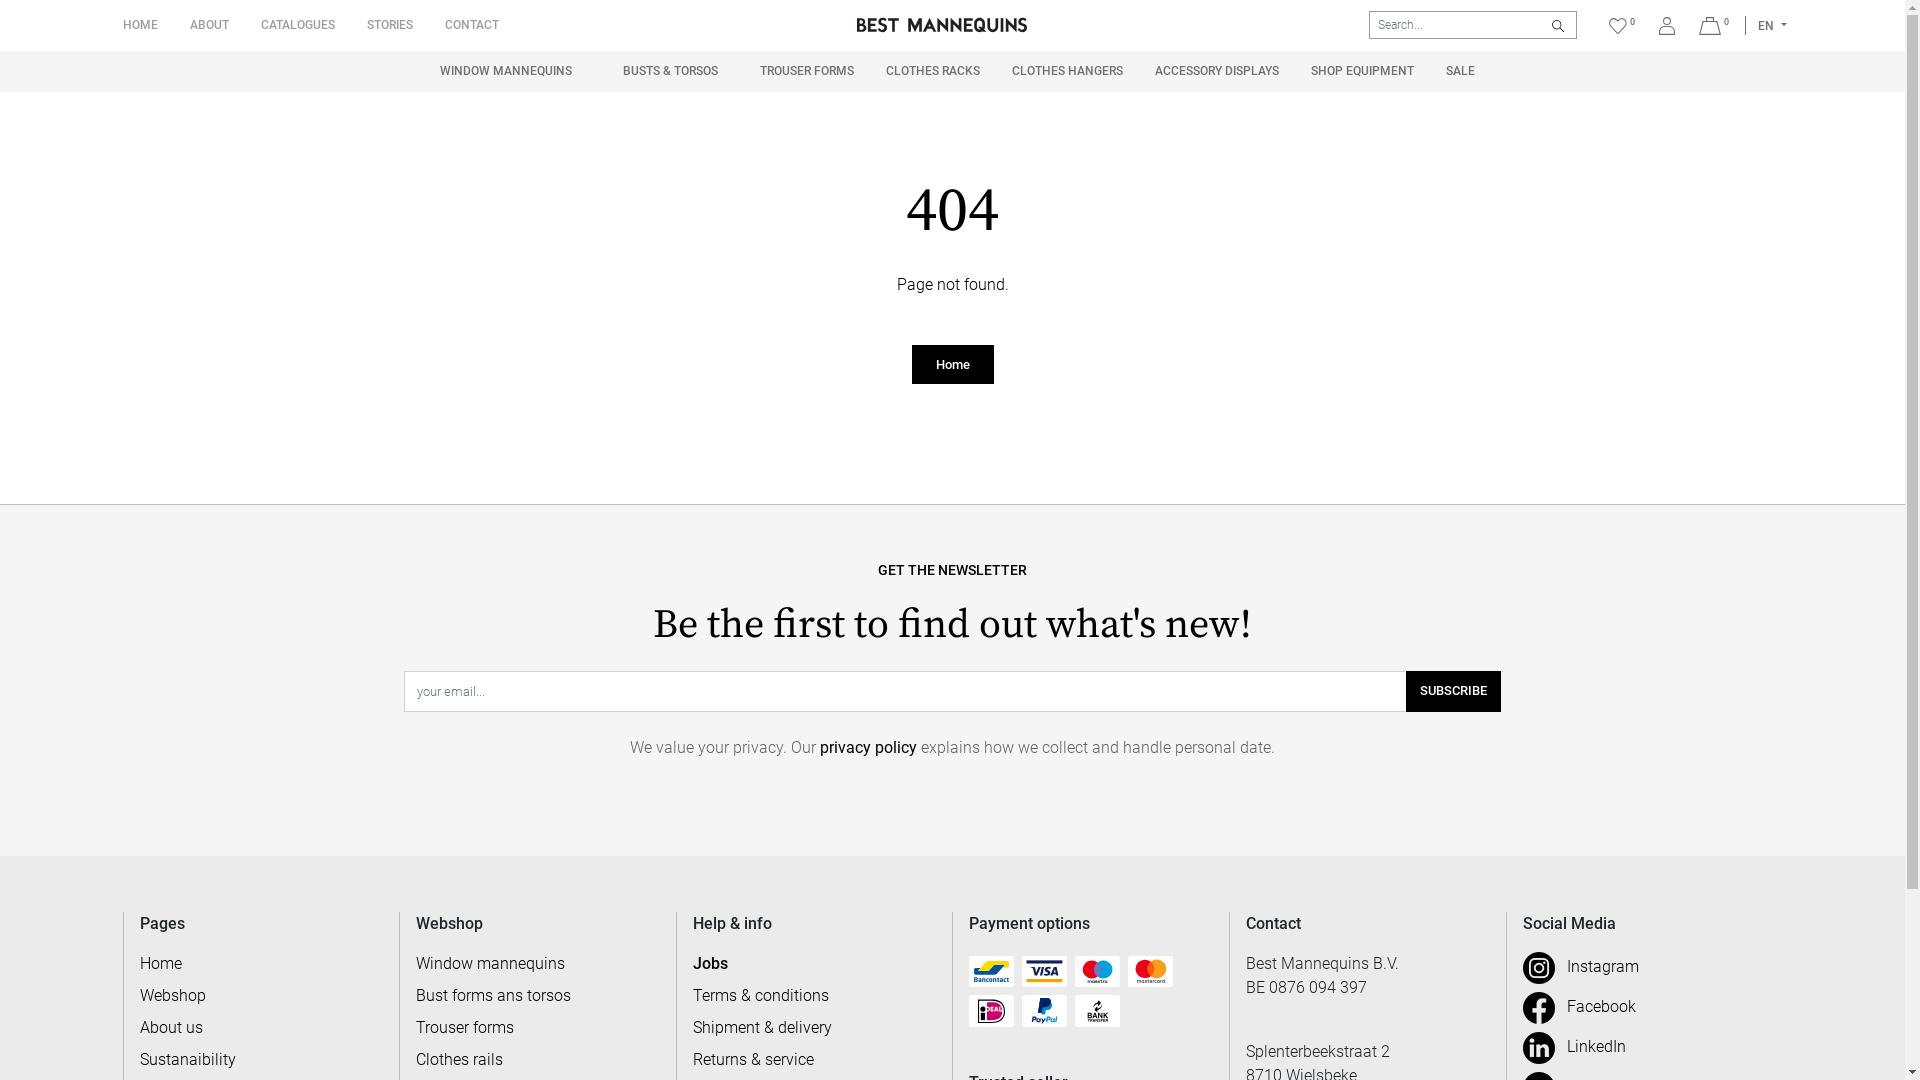  I want to click on '0', so click(1712, 25).